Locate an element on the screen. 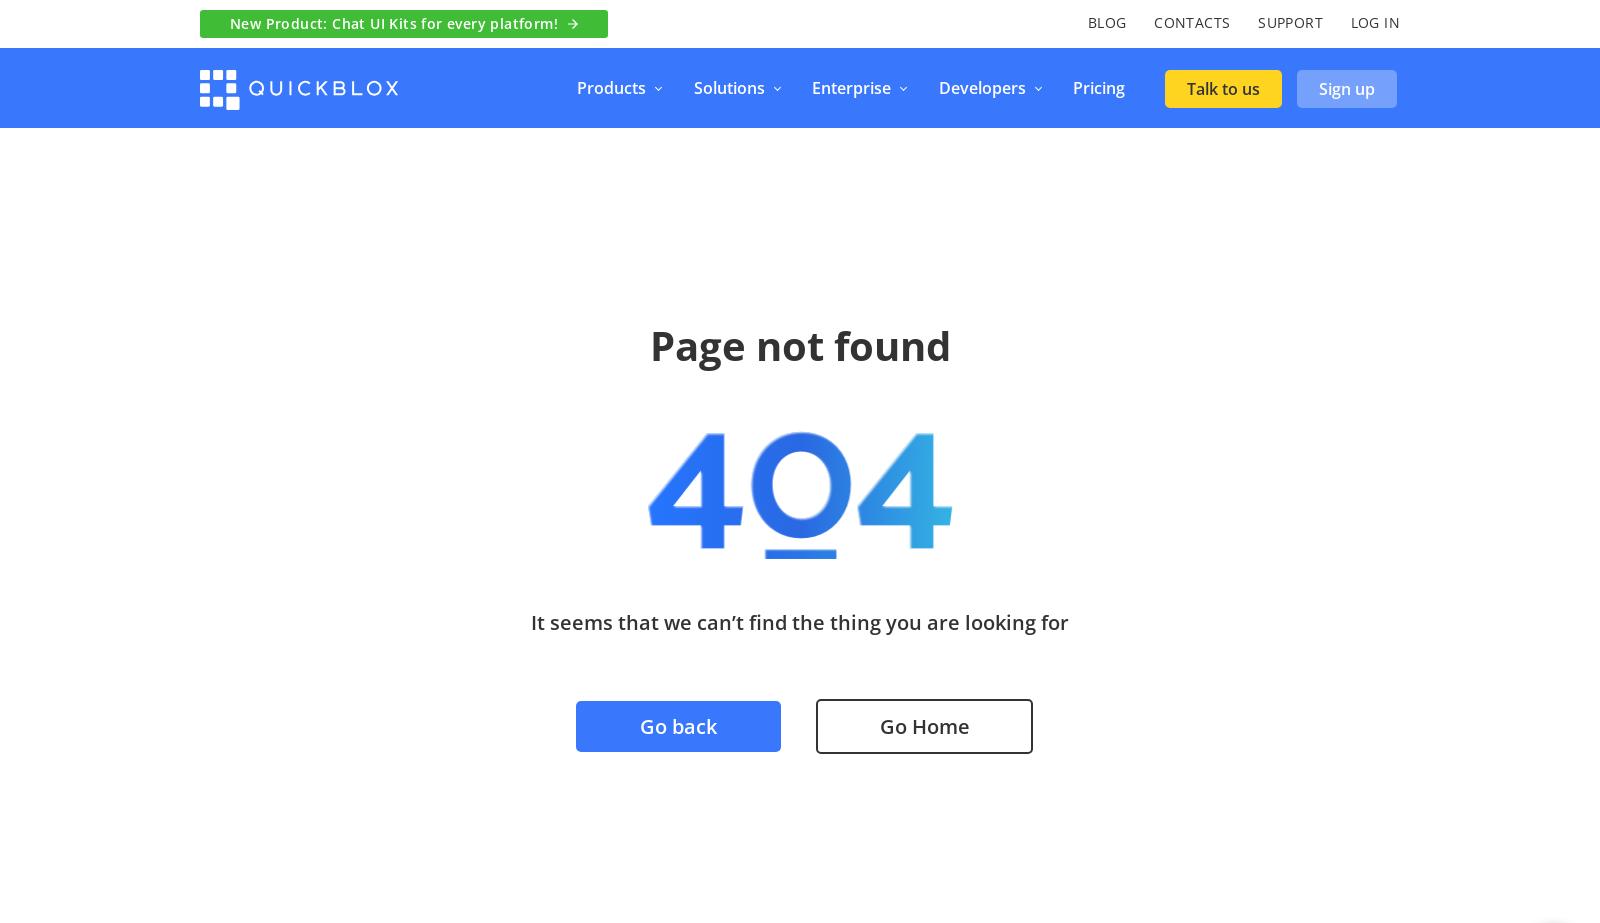 This screenshot has width=1600, height=923. 'Voice & Video Calling' is located at coordinates (1101, 352).